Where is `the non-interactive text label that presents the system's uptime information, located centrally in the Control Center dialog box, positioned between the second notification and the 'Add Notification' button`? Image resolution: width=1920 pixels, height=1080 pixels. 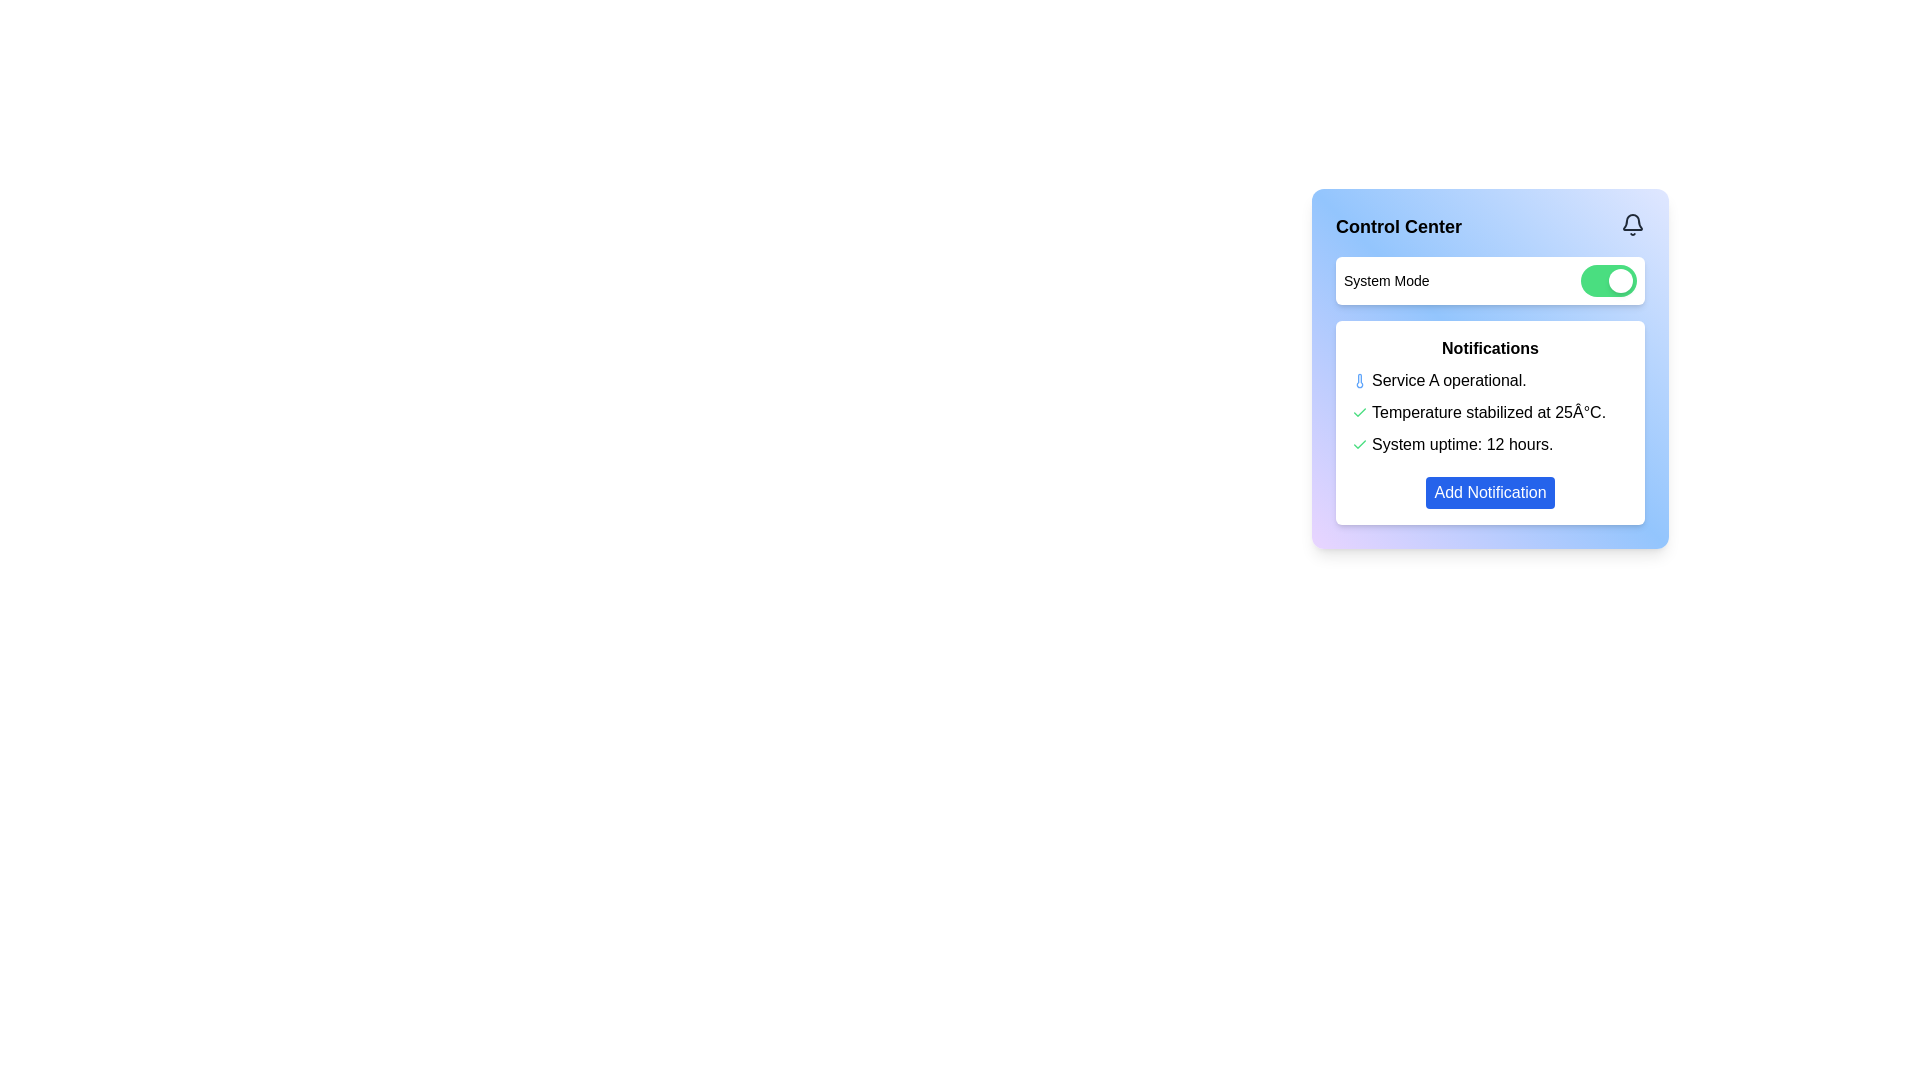 the non-interactive text label that presents the system's uptime information, located centrally in the Control Center dialog box, positioned between the second notification and the 'Add Notification' button is located at coordinates (1462, 443).